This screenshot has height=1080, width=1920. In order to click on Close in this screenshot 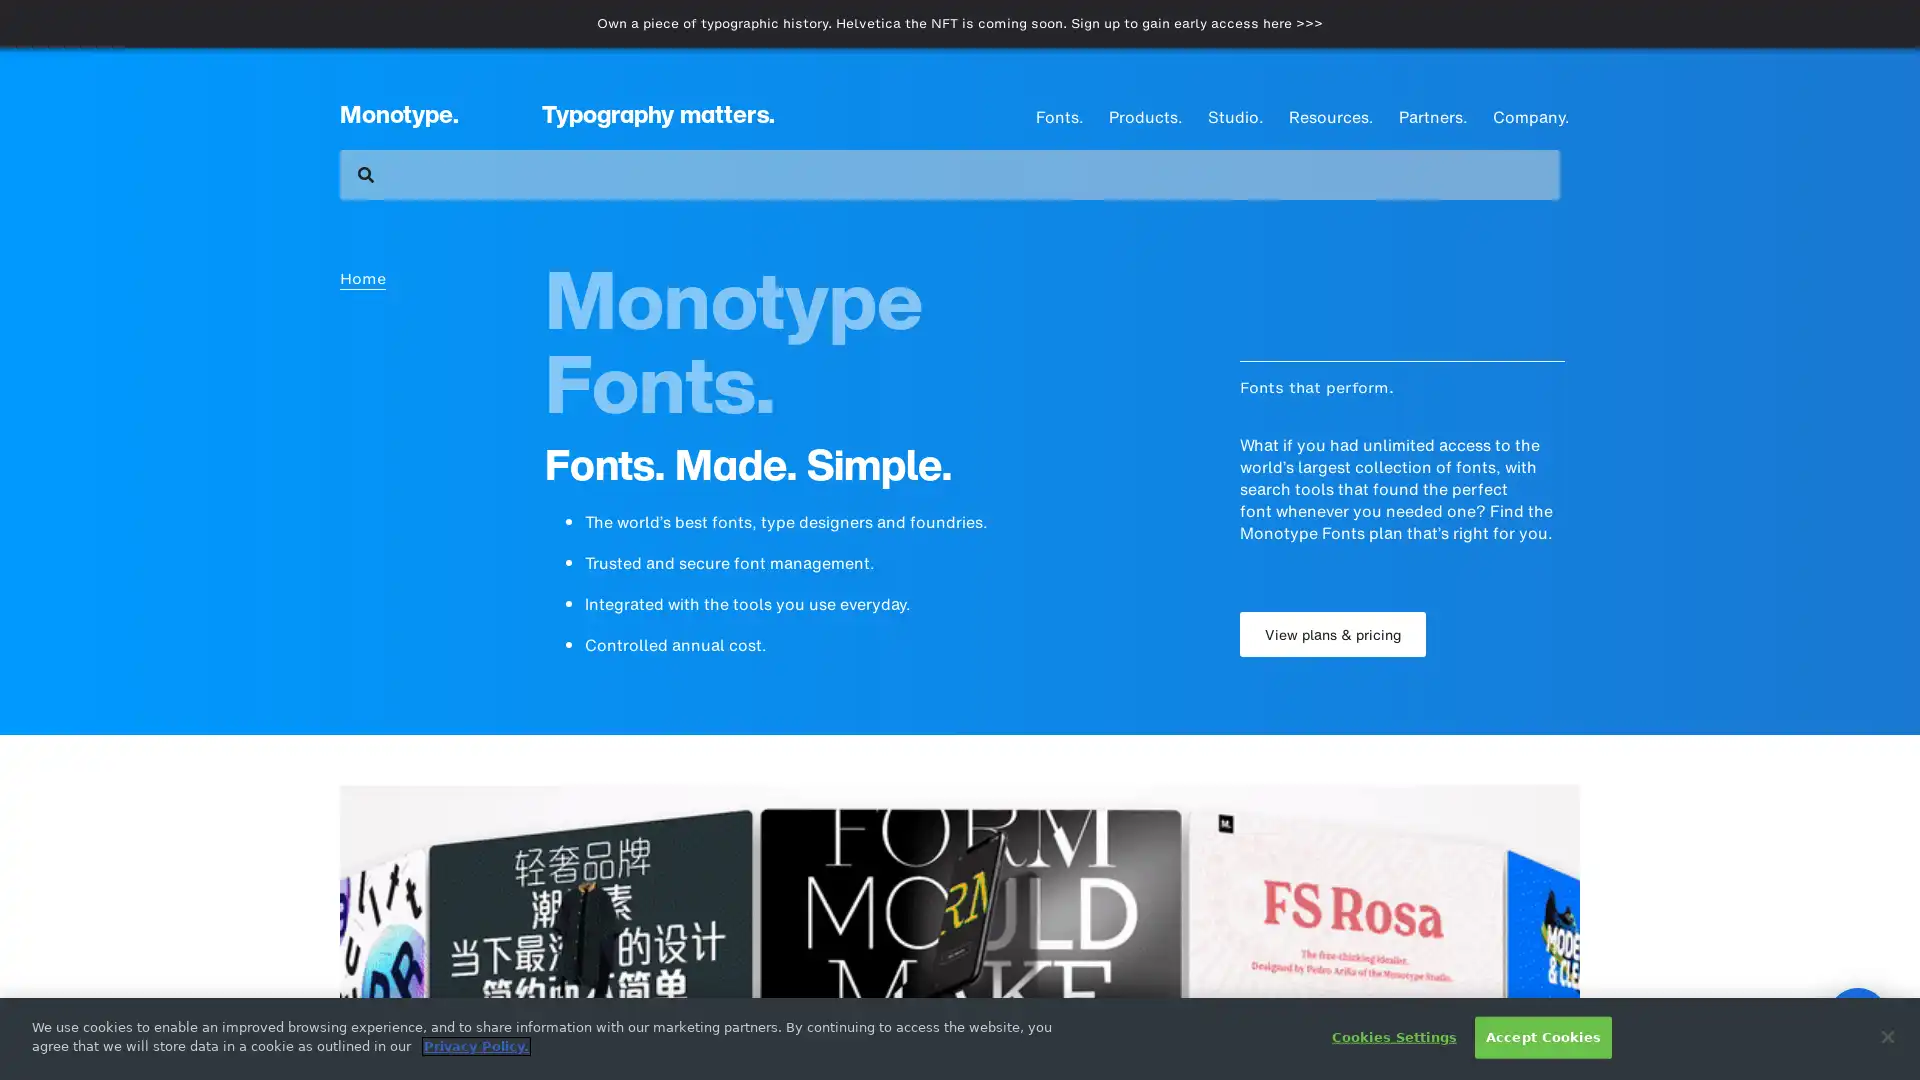, I will do `click(1886, 1035)`.